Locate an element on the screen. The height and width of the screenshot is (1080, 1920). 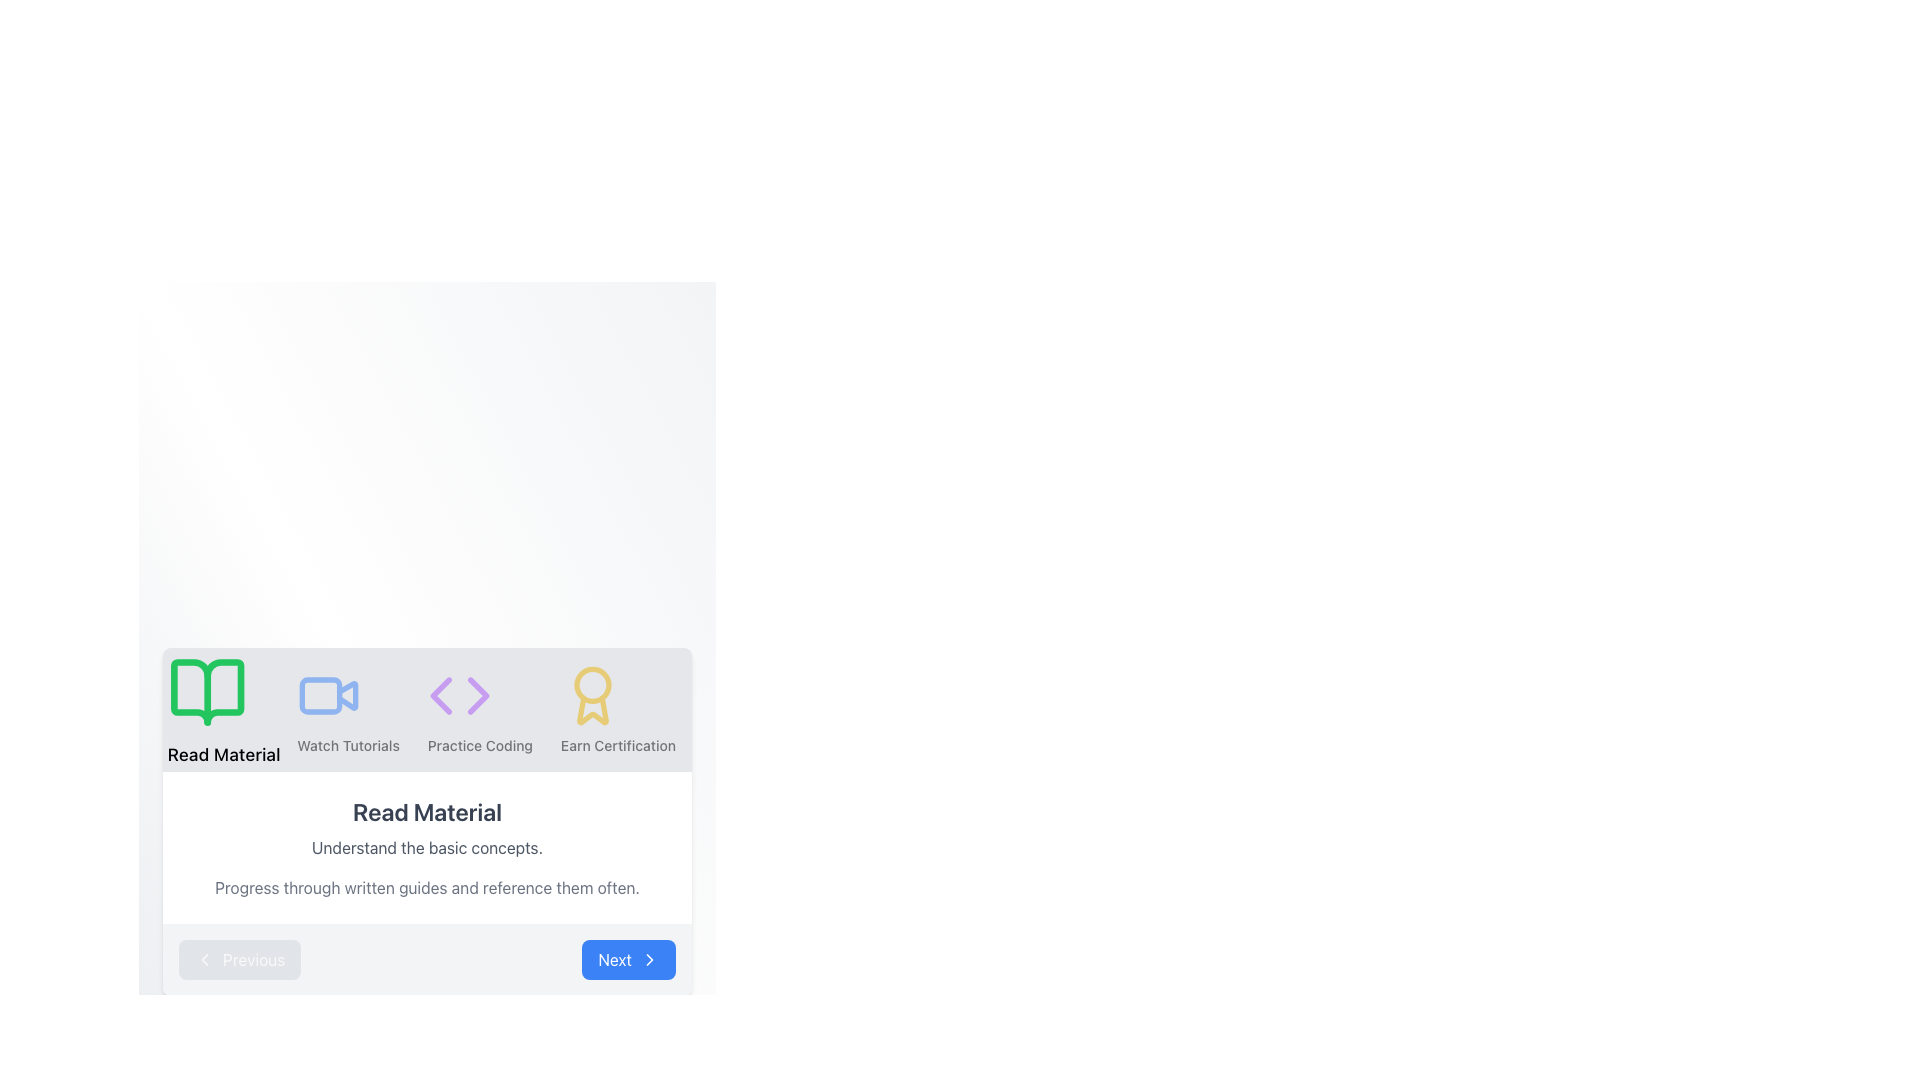
the Chevron Right icon, which is styled with a thin dark stroke and indicates progression, located adjacent to the 'Next' button is located at coordinates (649, 959).